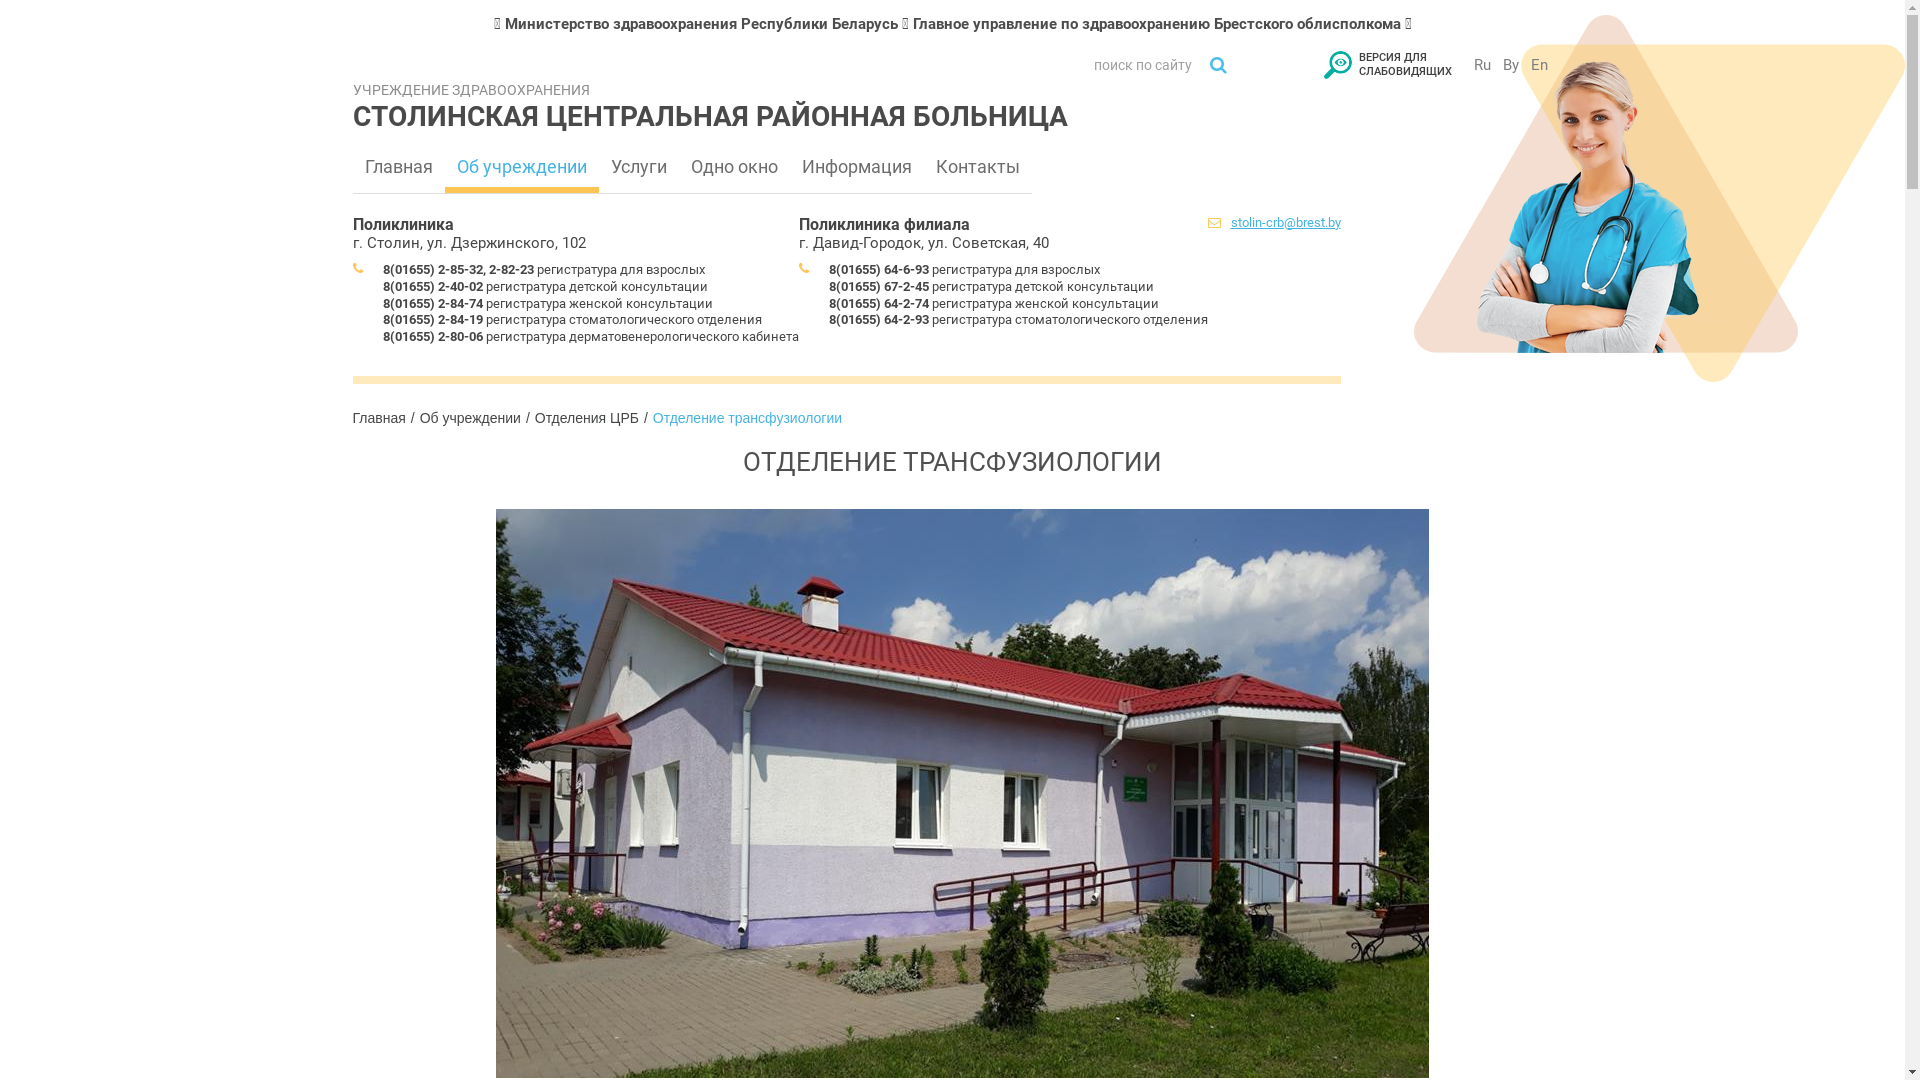 This screenshot has width=1920, height=1080. Describe the element at coordinates (1481, 64) in the screenshot. I see `'Ru'` at that location.